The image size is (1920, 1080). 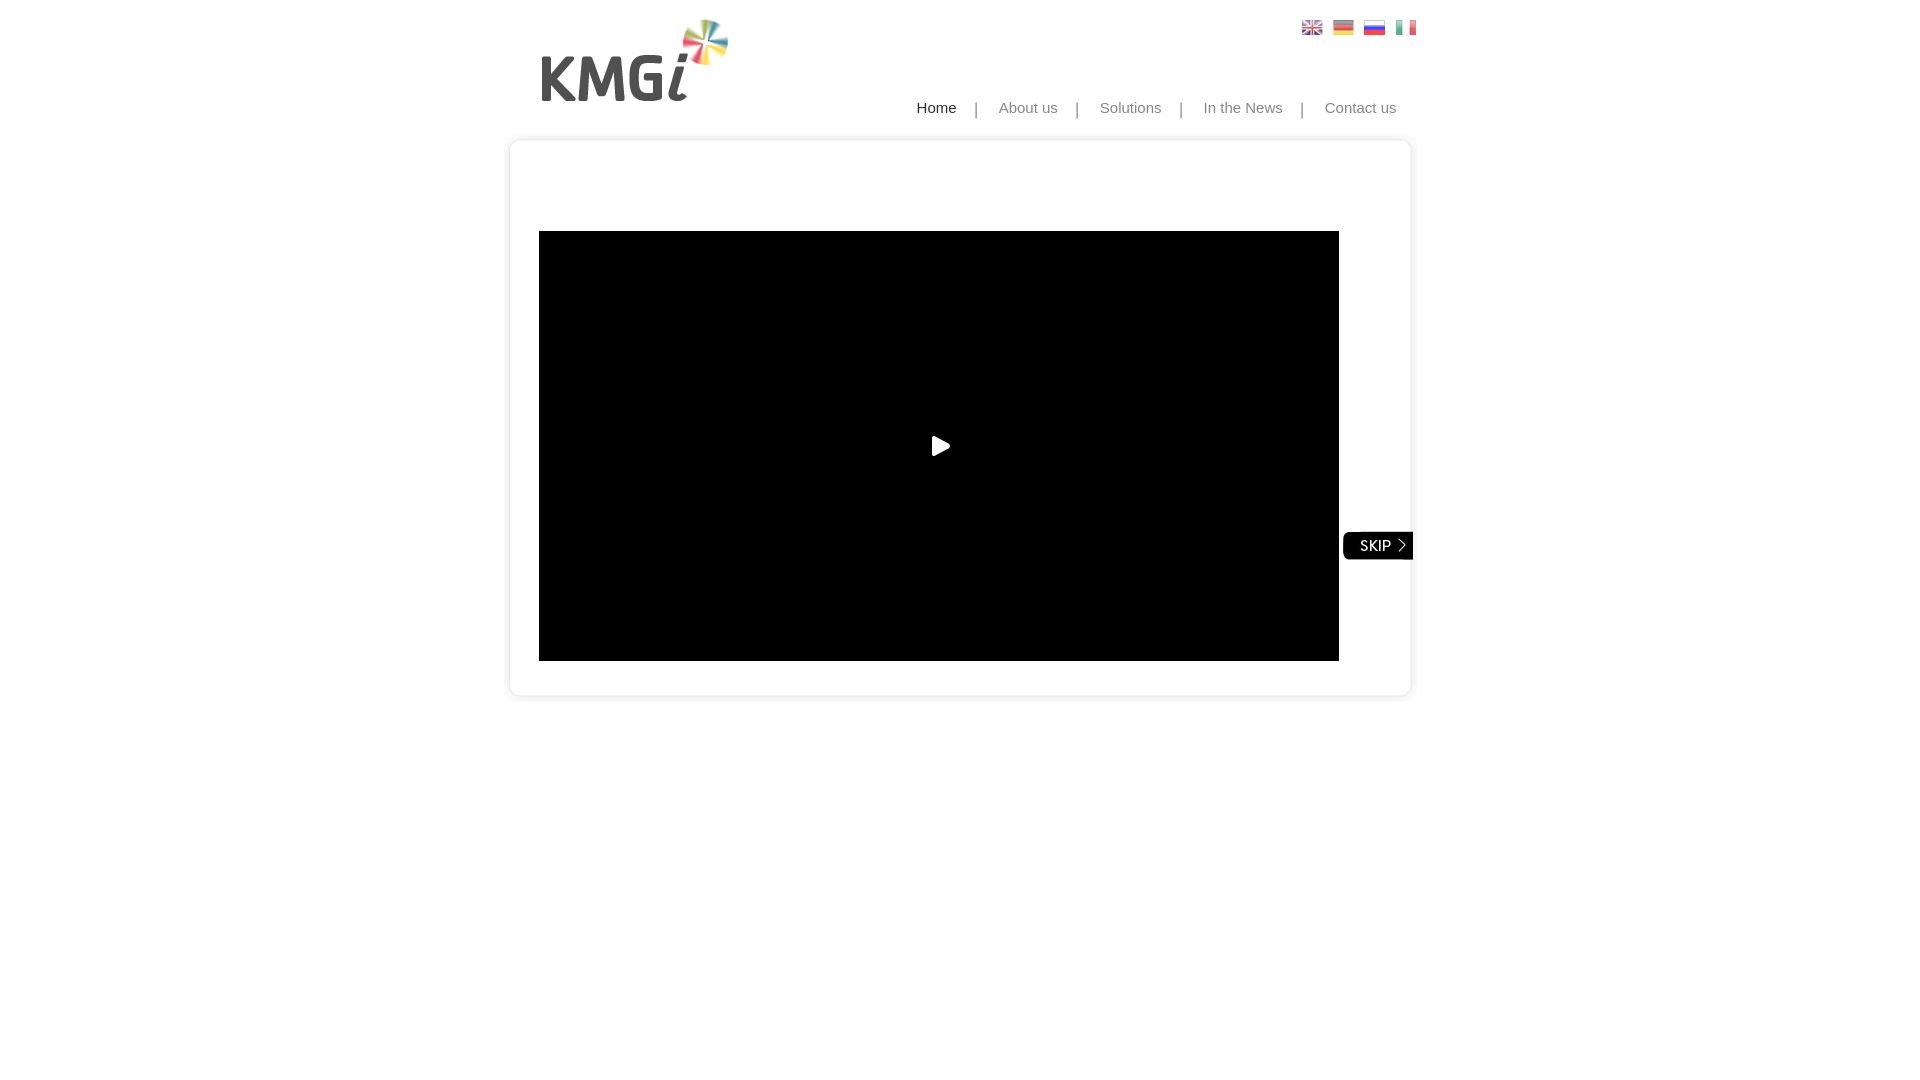 What do you see at coordinates (1395, 30) in the screenshot?
I see `'Italian'` at bounding box center [1395, 30].